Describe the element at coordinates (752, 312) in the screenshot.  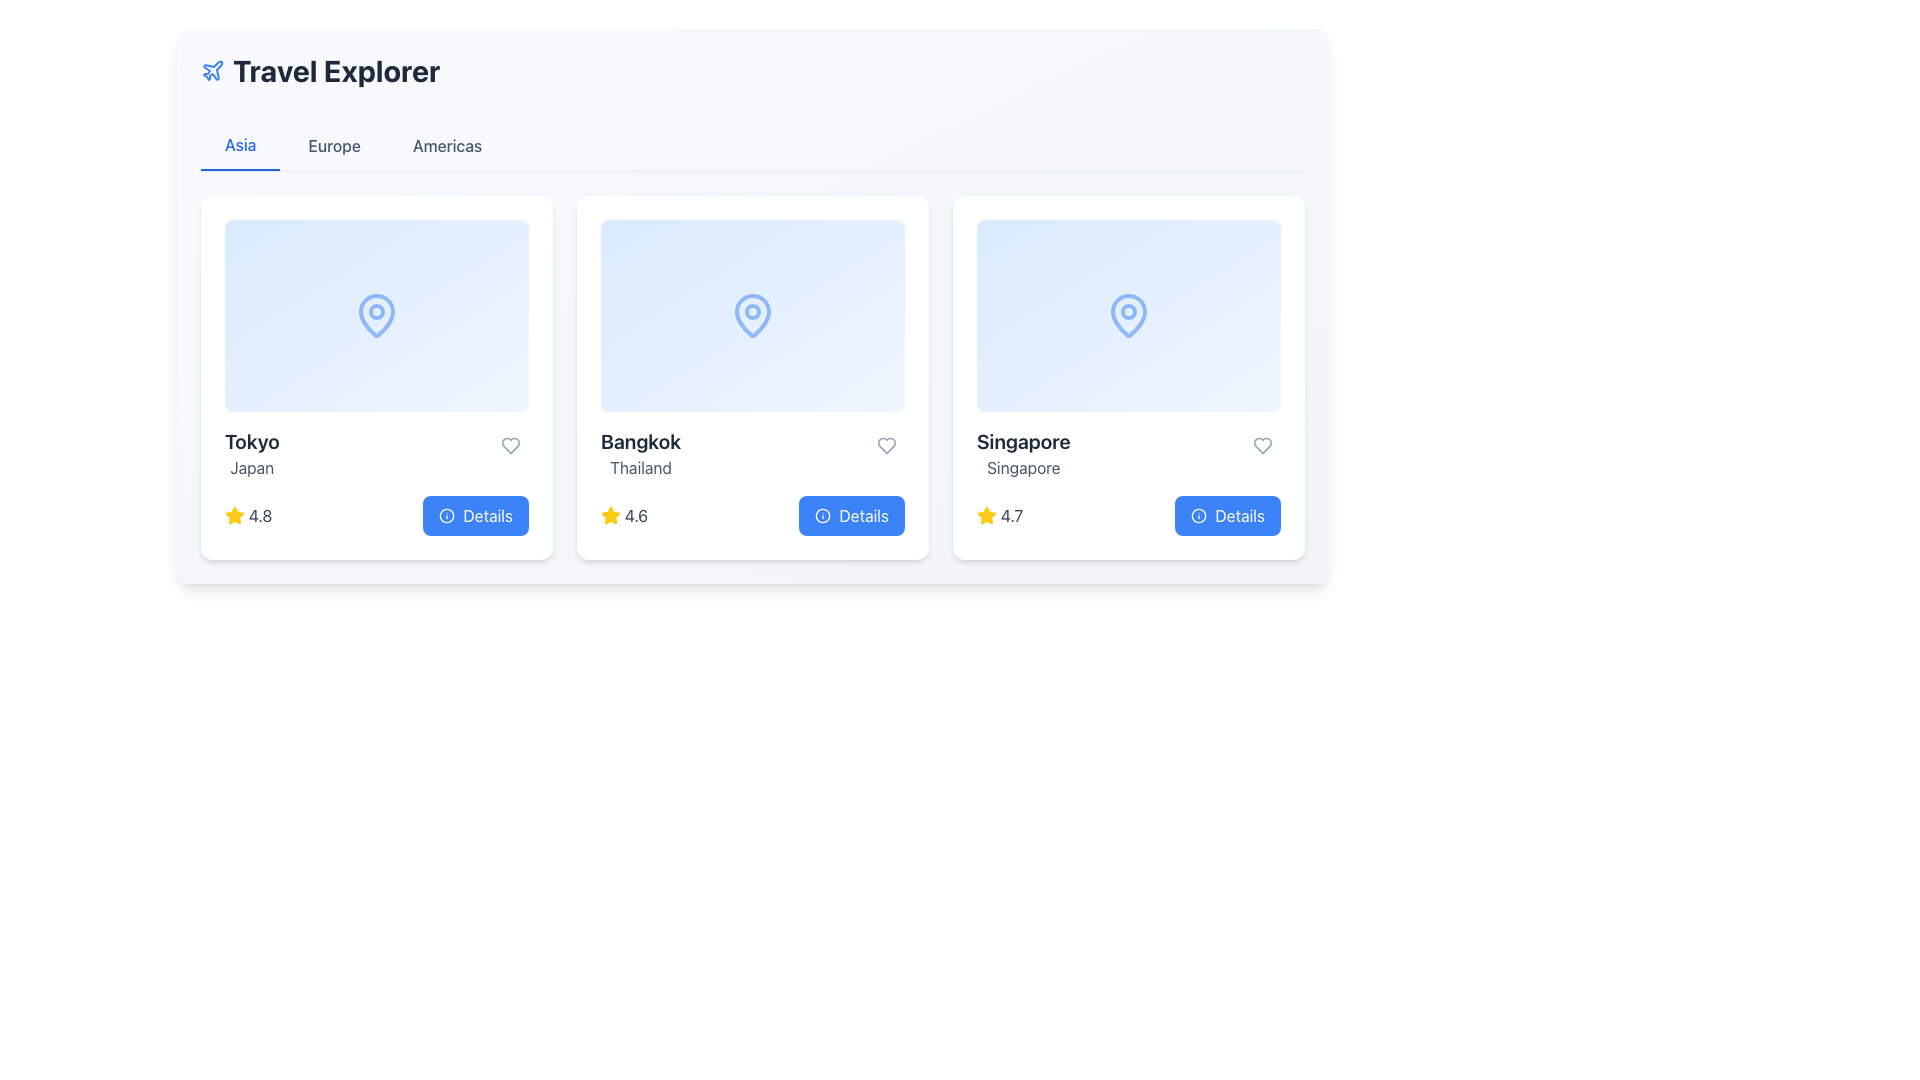
I see `the circular pinpoint icon representing the central focus of the map pin in the 'Bangkok, Thailand' card, which is the second card under the 'Asia' tab in the 'Travel Explorer' section` at that location.